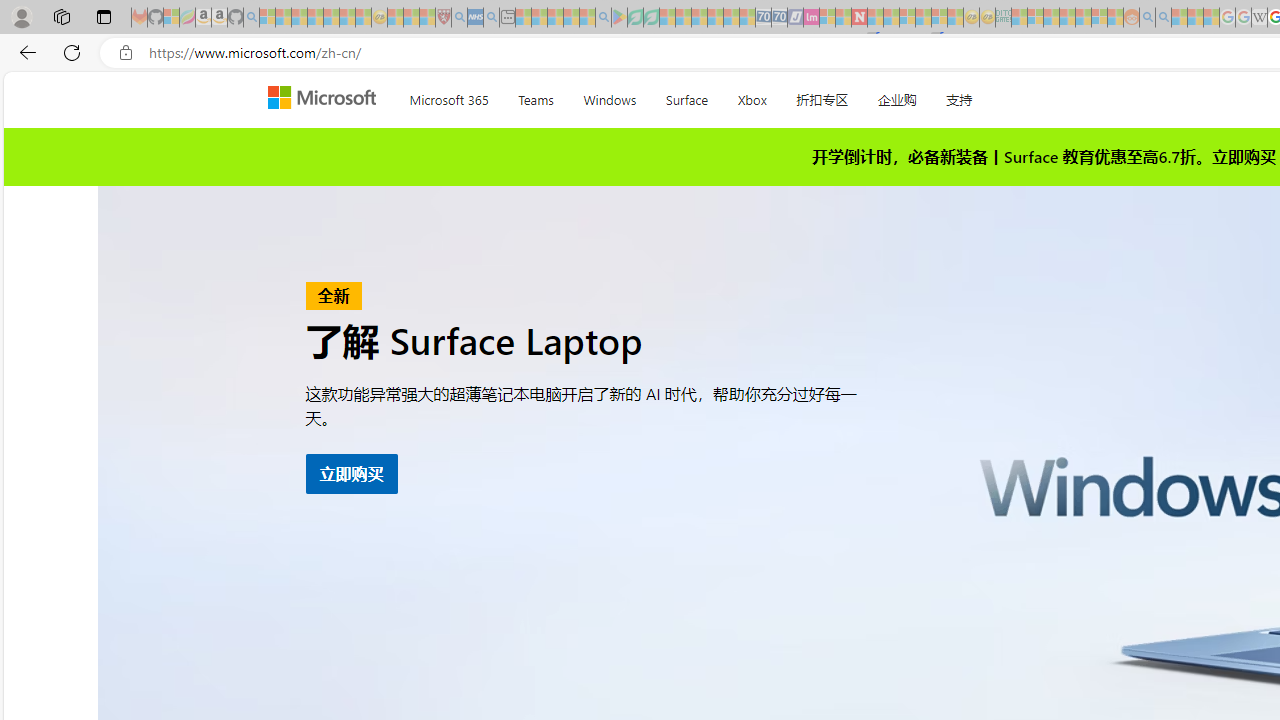  I want to click on 'Robert H. Shmerling, MD - Harvard Health - Sleeping', so click(442, 17).